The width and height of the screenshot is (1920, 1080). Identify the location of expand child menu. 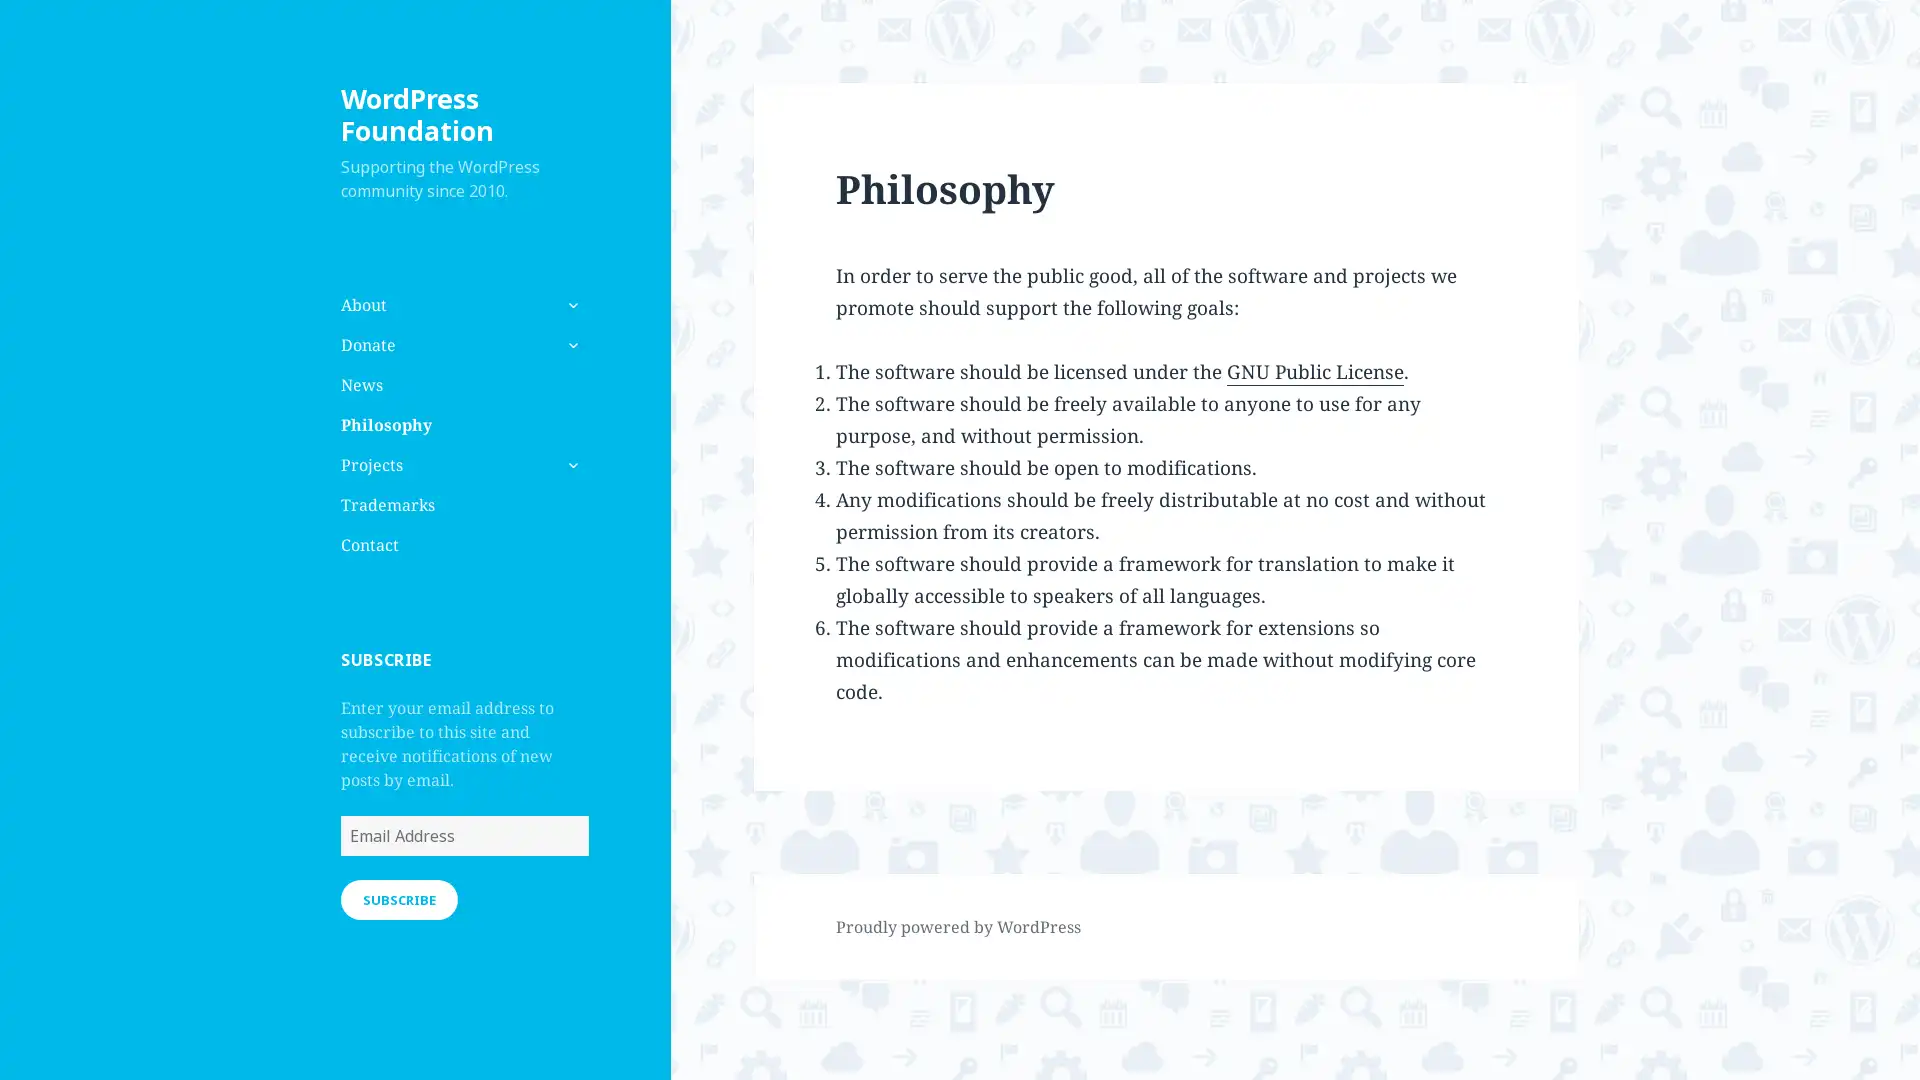
(570, 304).